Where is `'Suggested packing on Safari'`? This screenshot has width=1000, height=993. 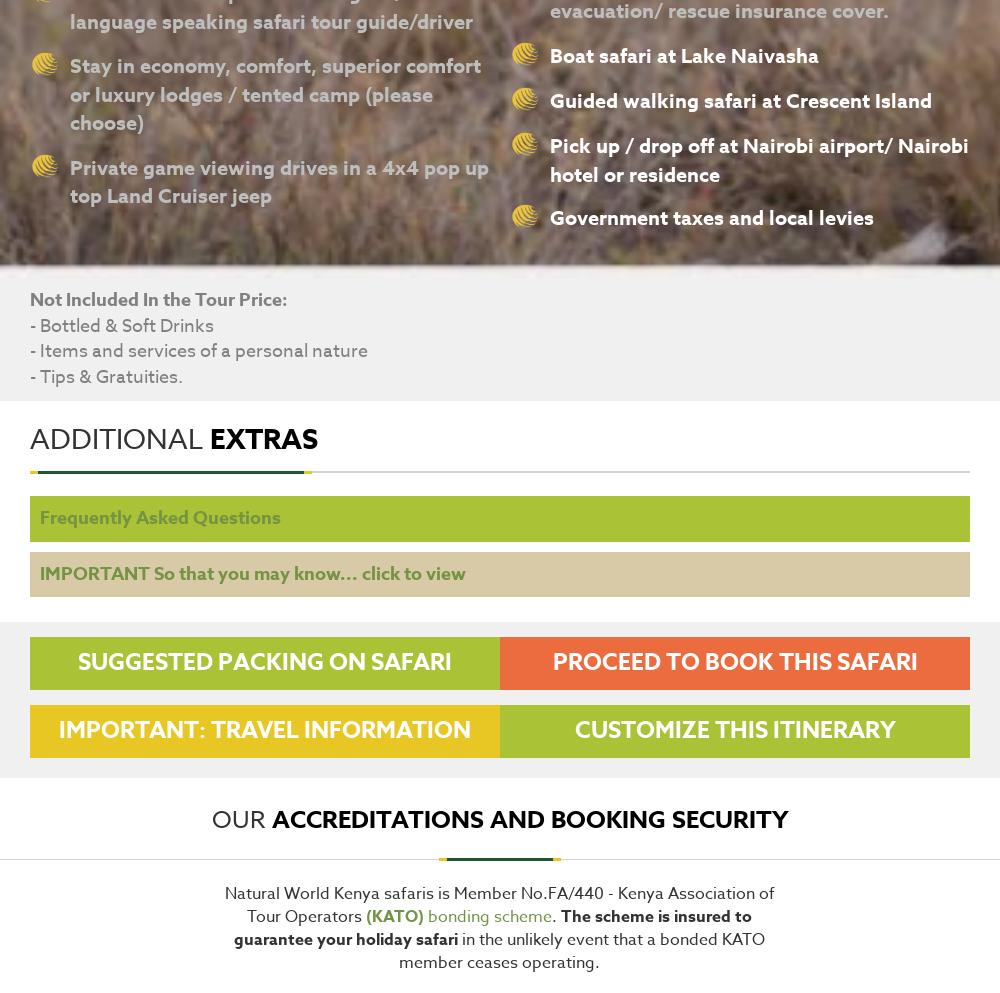
'Suggested packing on Safari' is located at coordinates (77, 662).